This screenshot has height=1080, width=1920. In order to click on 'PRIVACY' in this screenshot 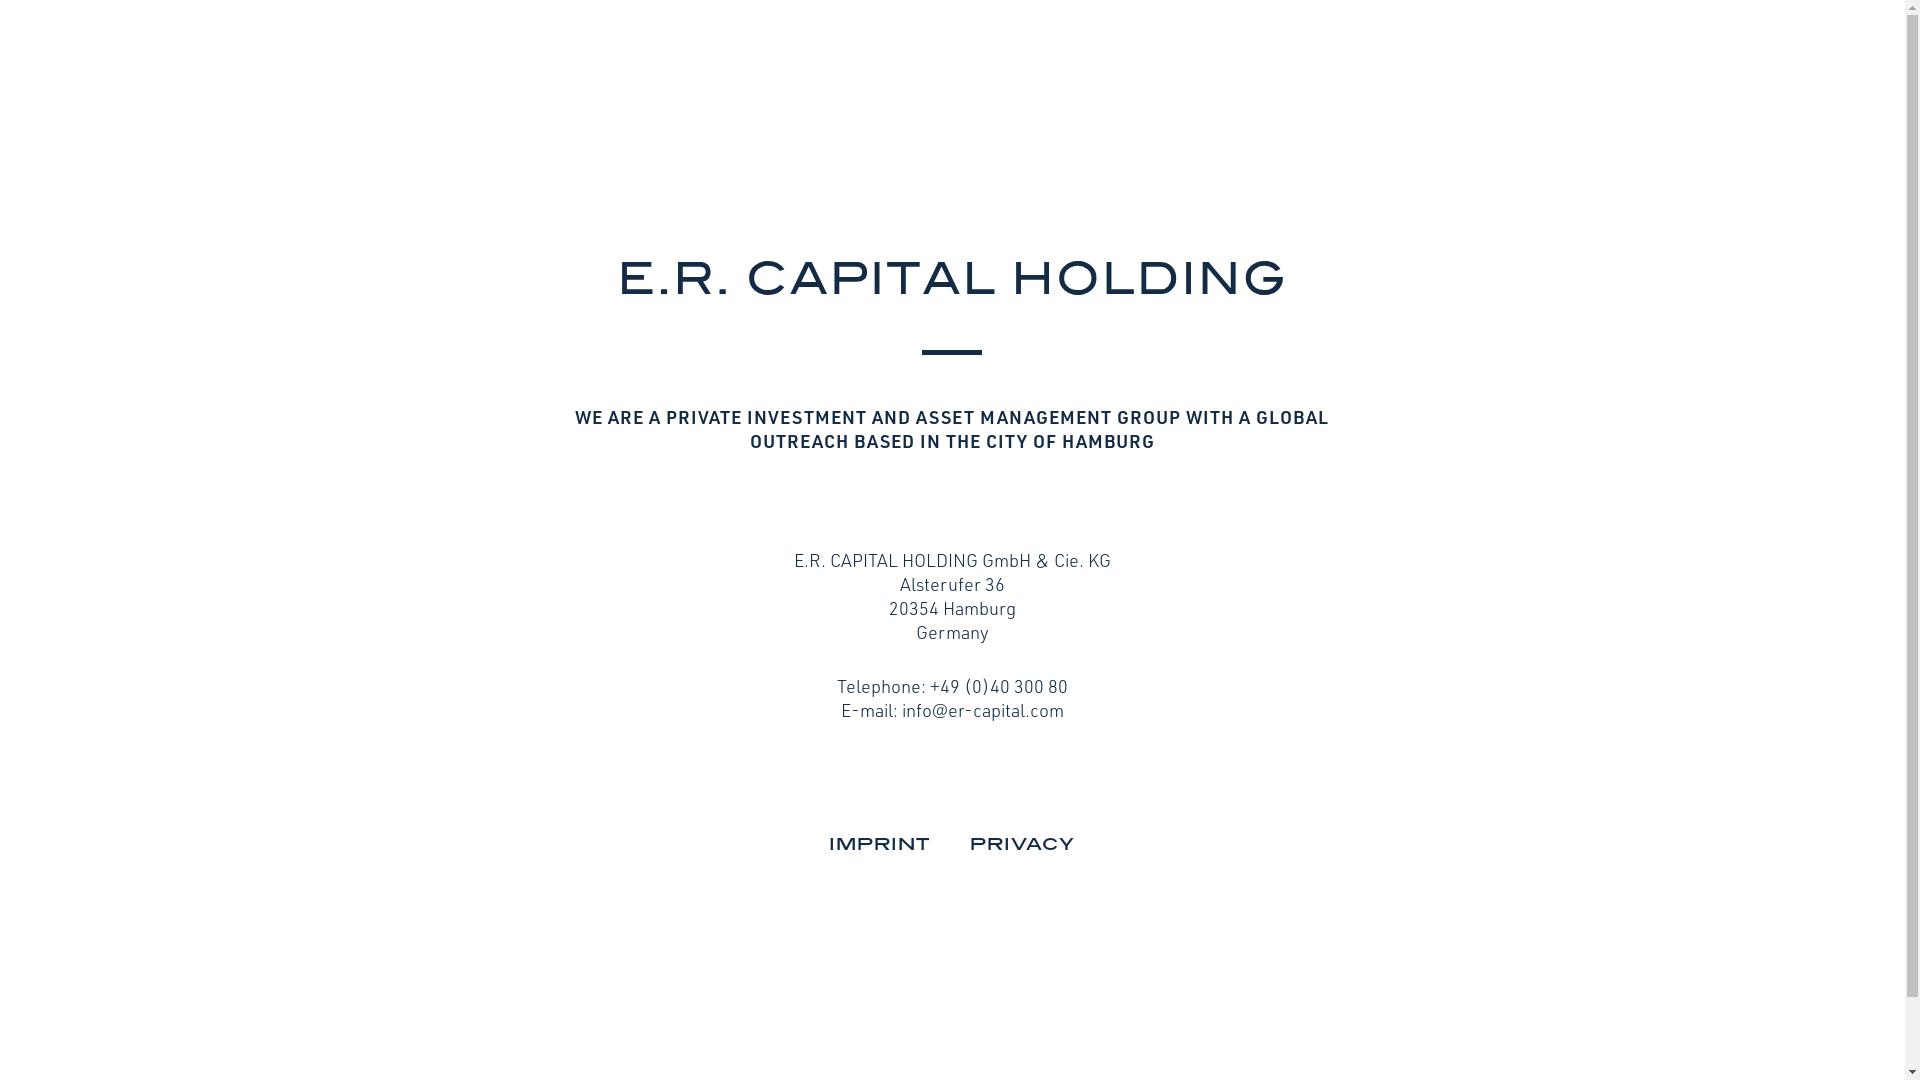, I will do `click(1022, 844)`.